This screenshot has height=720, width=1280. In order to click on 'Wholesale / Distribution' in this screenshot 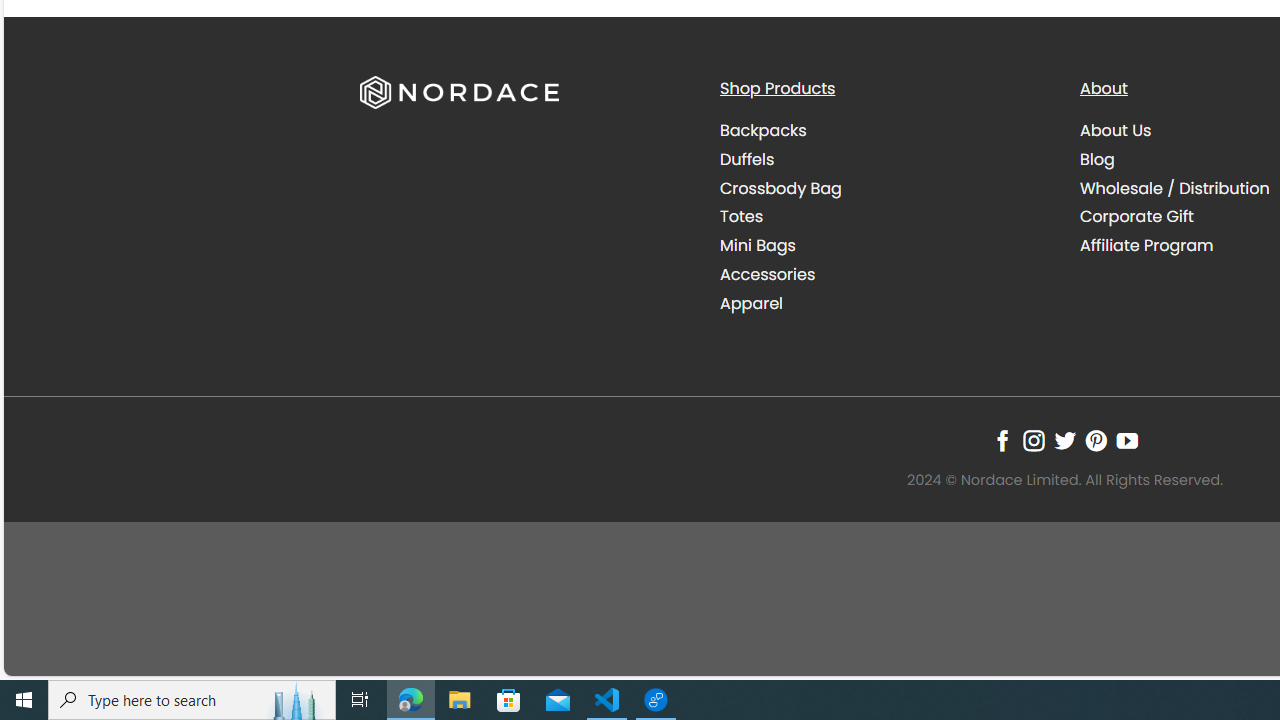, I will do `click(1175, 187)`.